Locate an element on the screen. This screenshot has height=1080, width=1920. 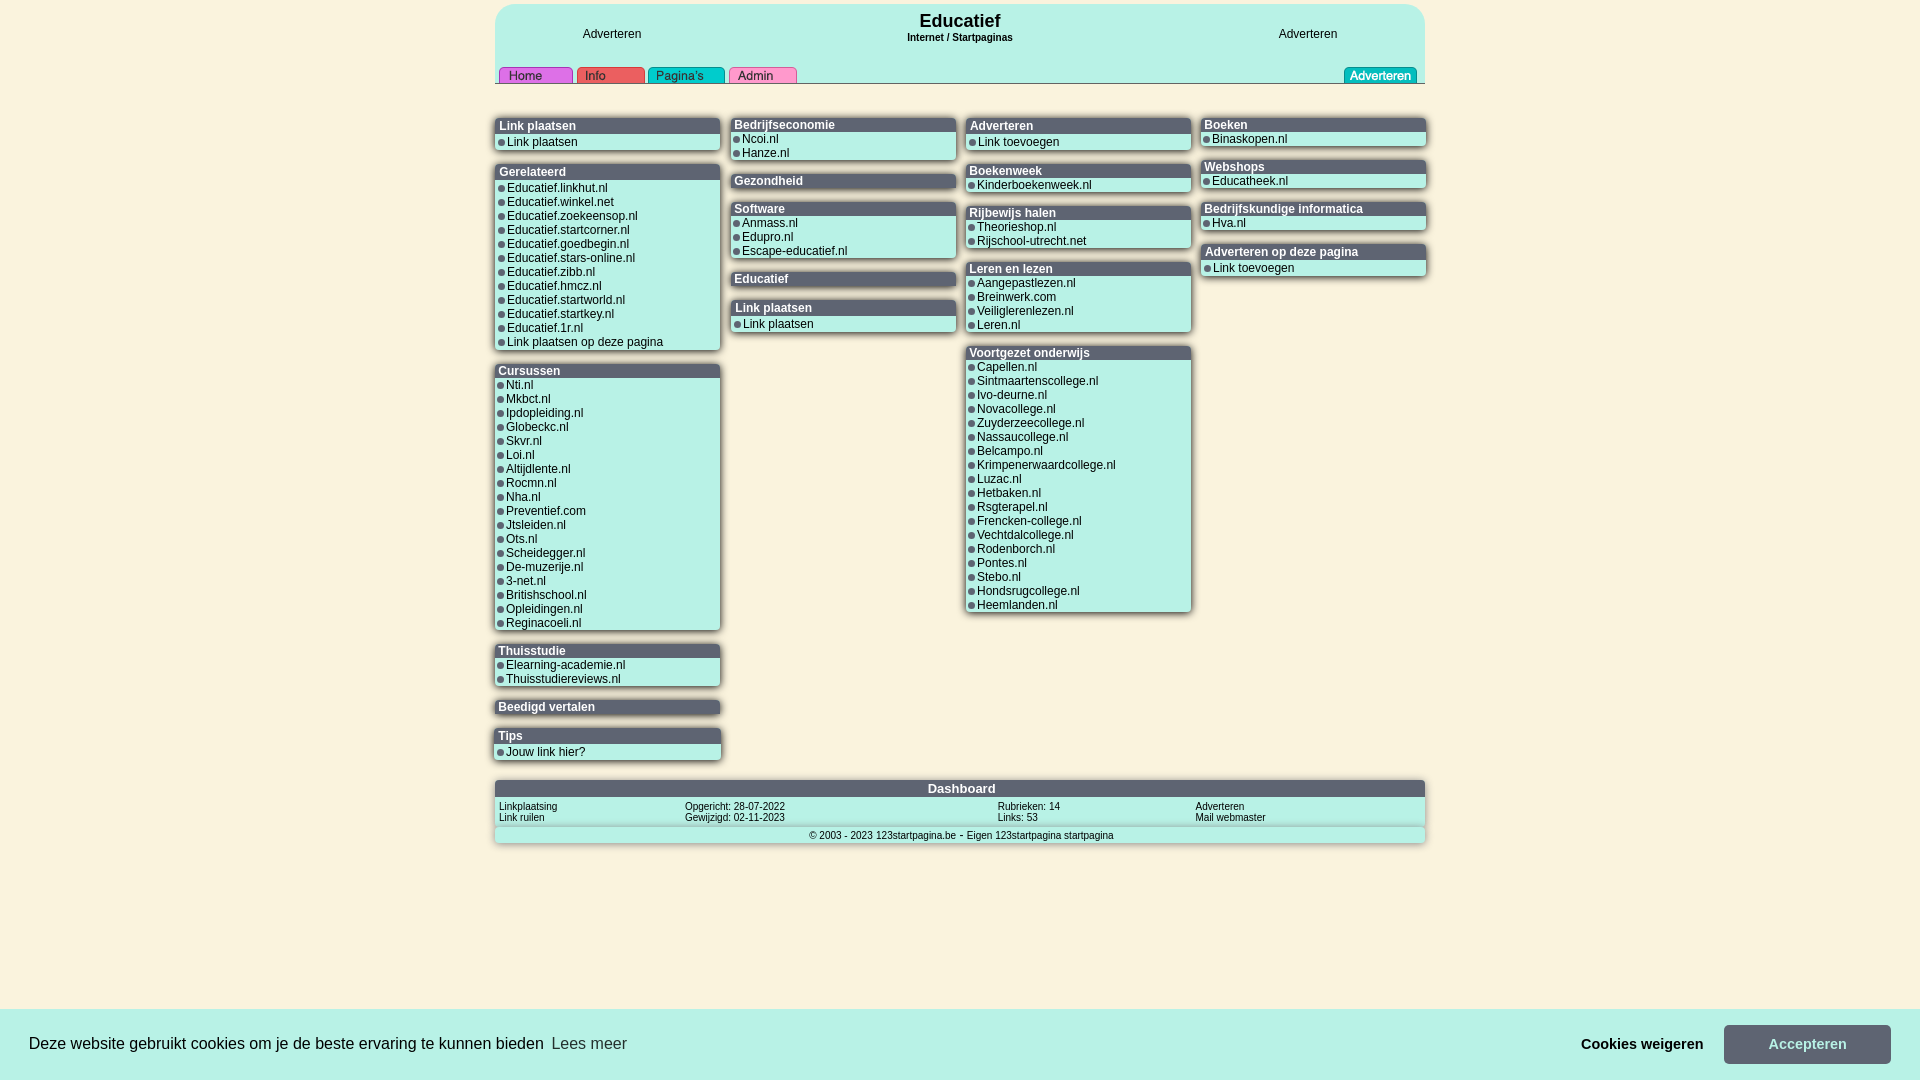
'Educatief.startworld.nl' is located at coordinates (565, 300).